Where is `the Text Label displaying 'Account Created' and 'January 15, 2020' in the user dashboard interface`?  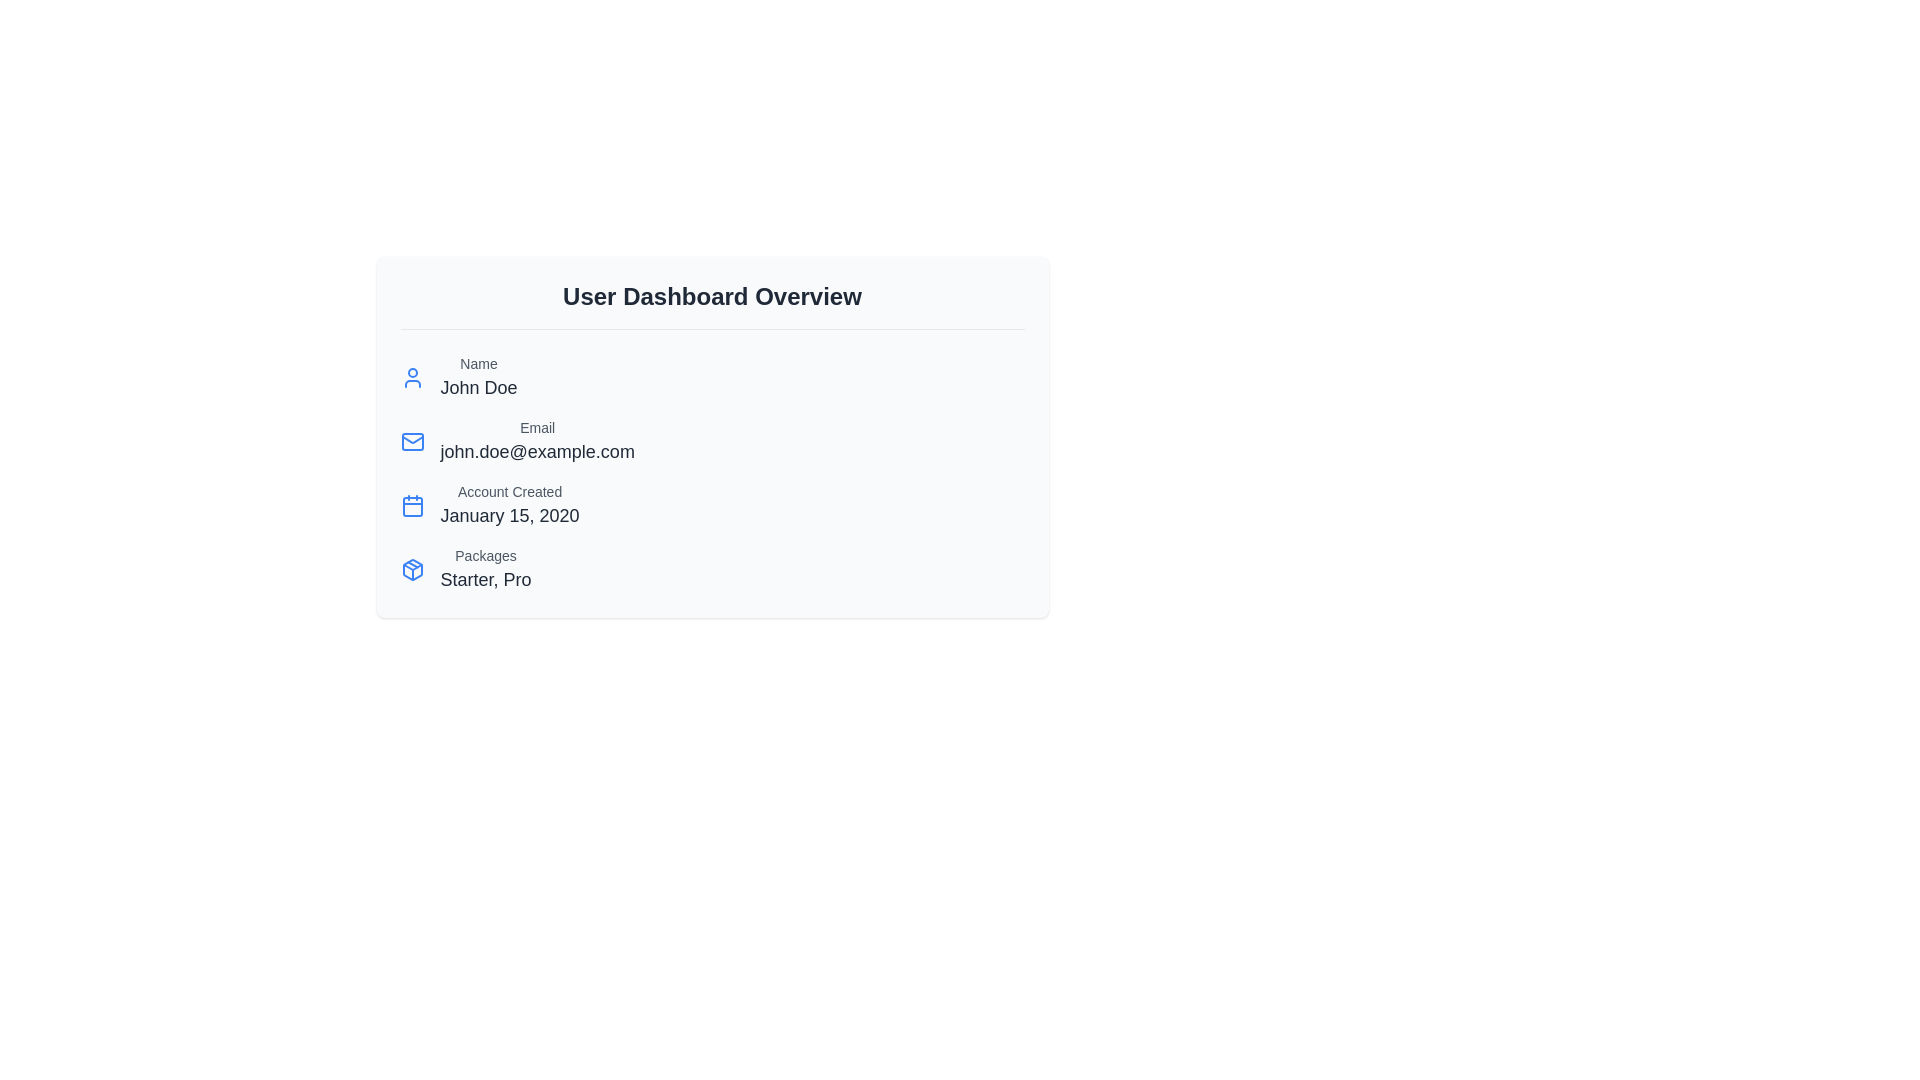
the Text Label displaying 'Account Created' and 'January 15, 2020' in the user dashboard interface is located at coordinates (510, 504).